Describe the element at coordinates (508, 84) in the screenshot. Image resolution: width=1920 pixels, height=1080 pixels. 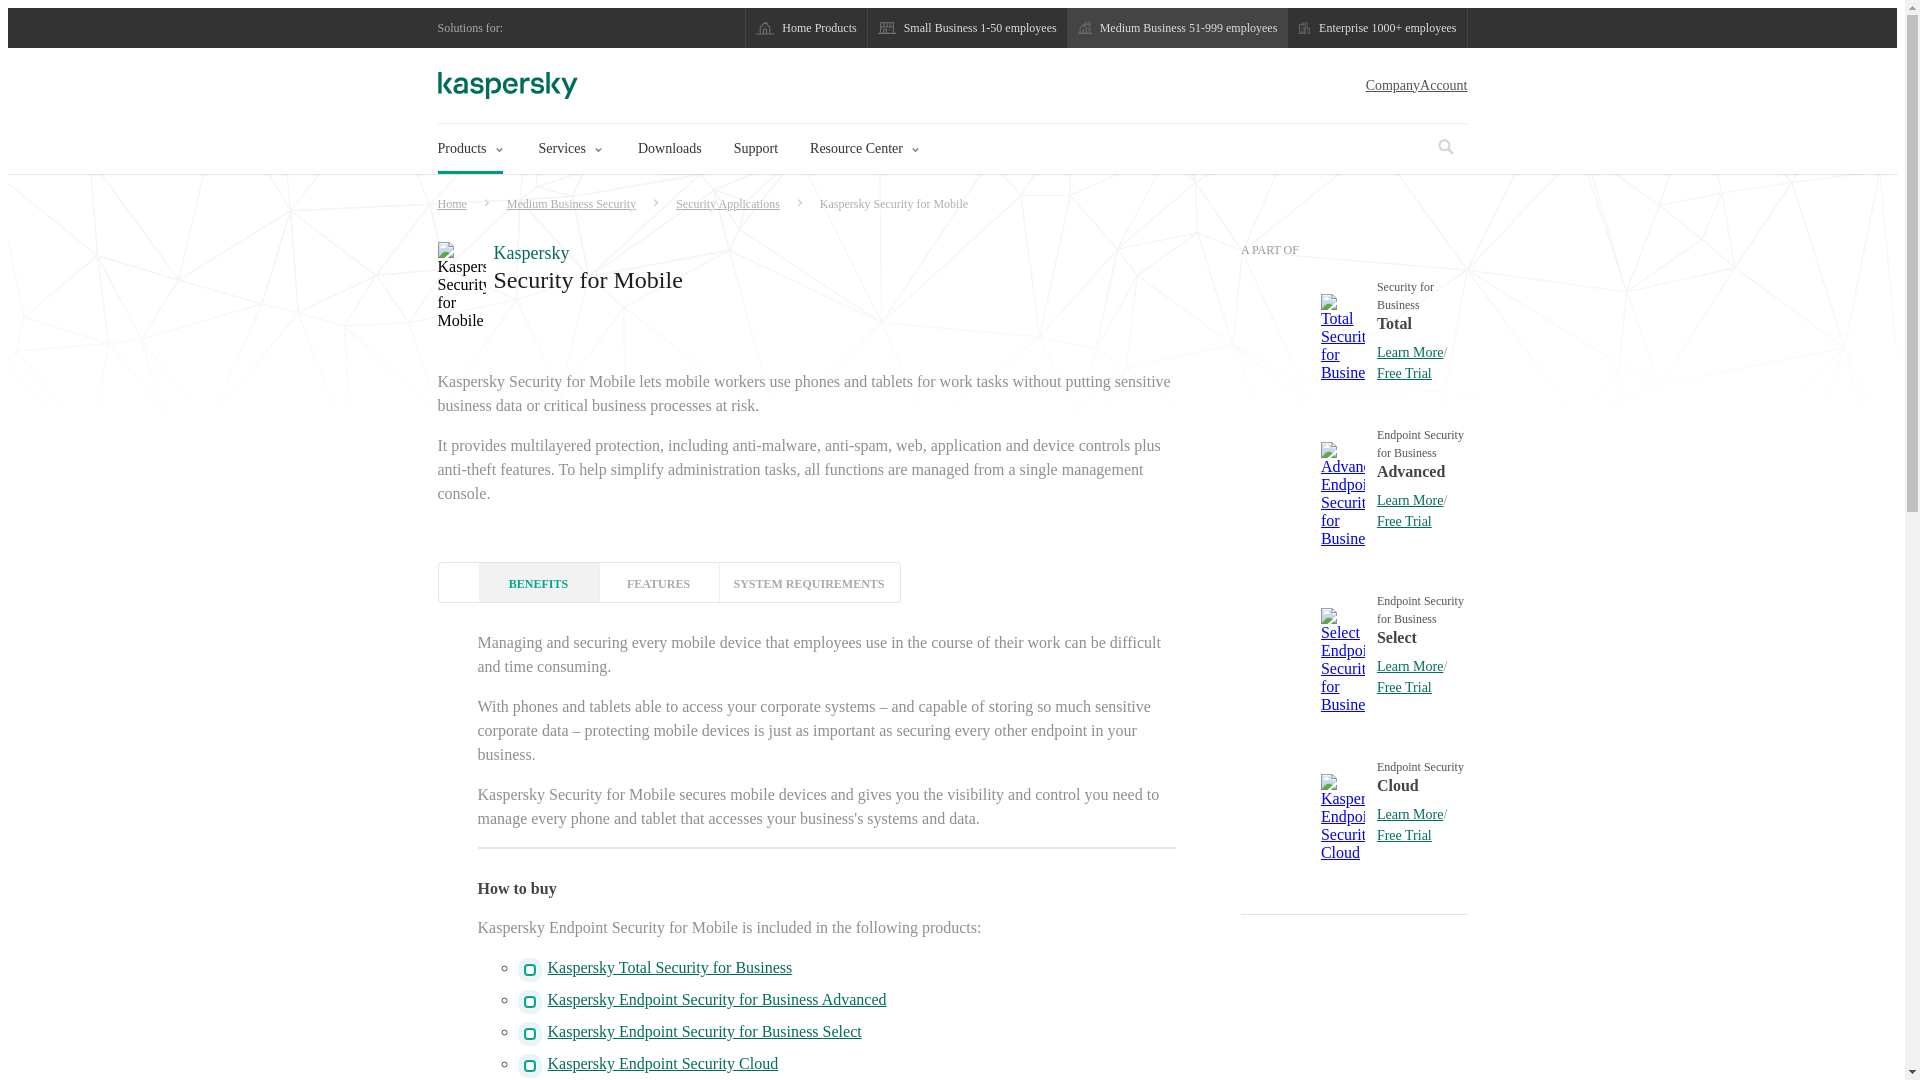
I see `'Kaspersky logo'` at that location.